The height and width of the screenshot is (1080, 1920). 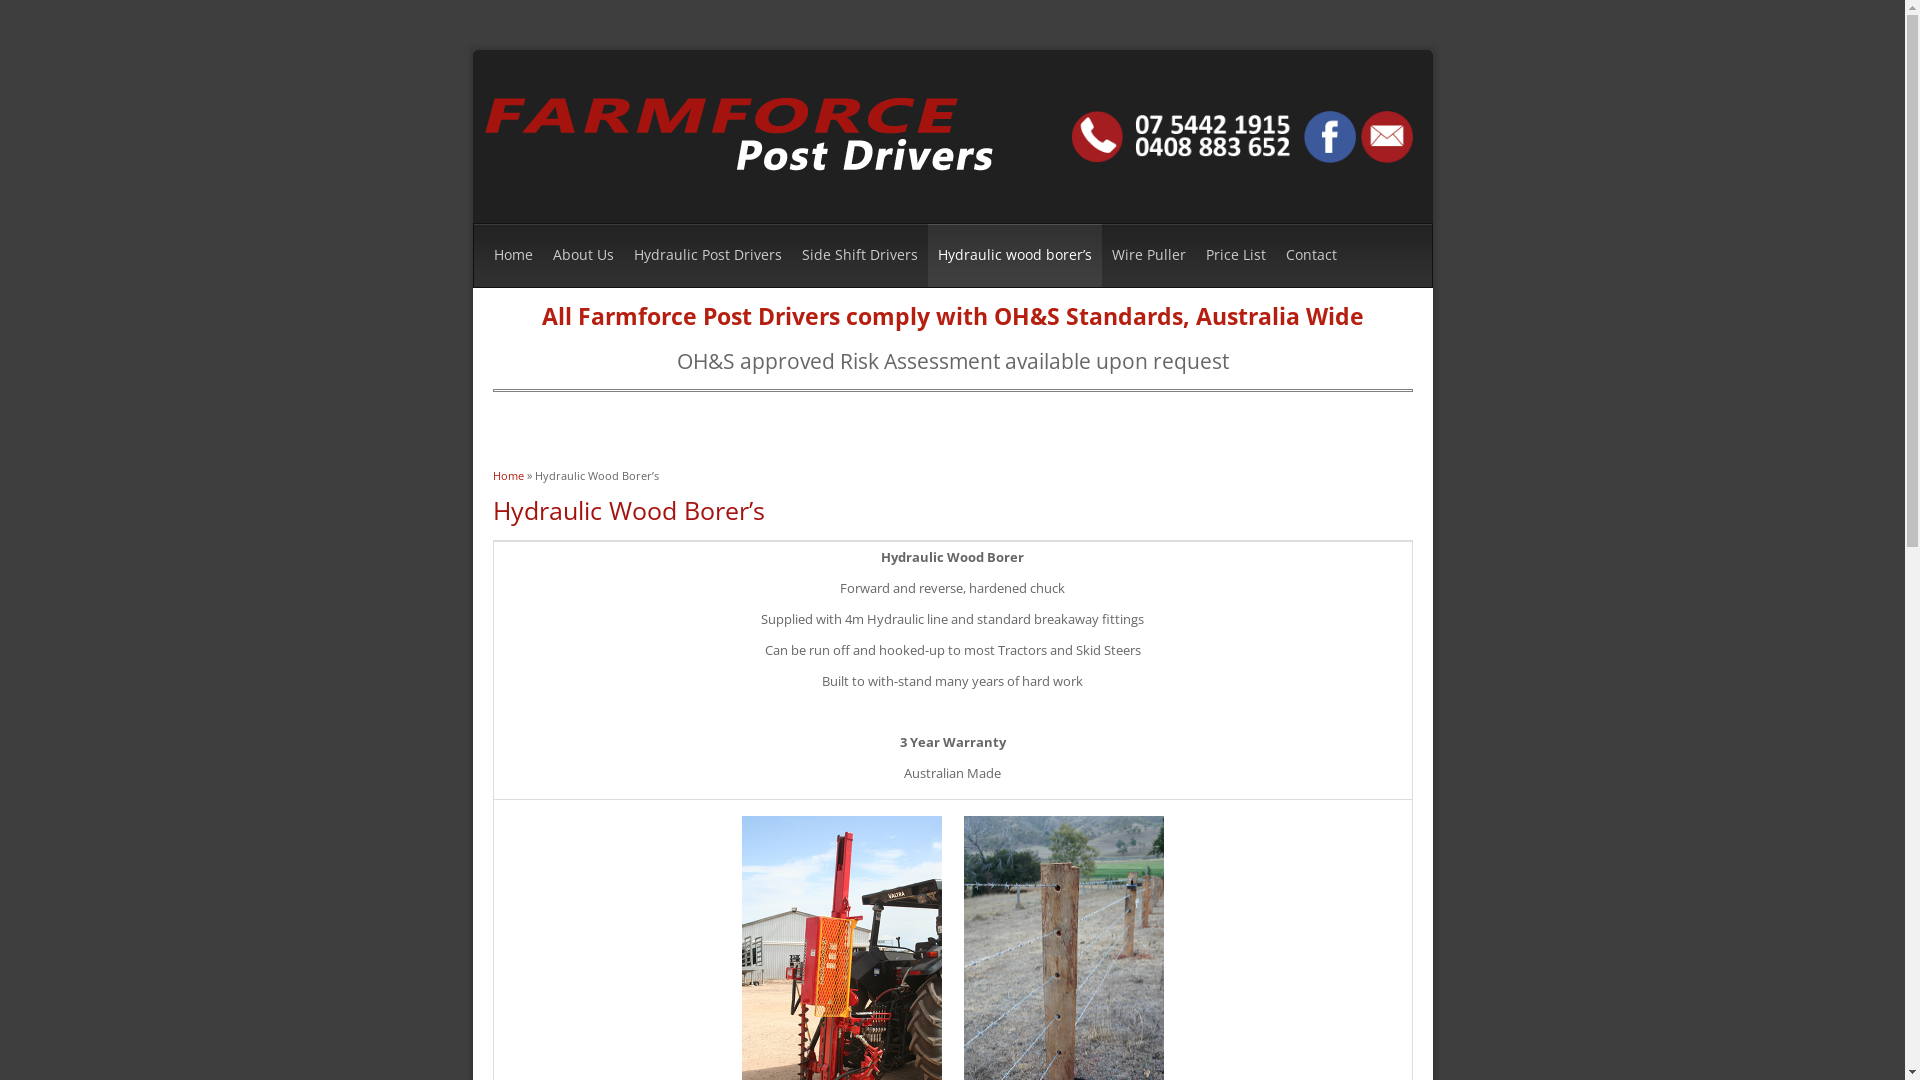 I want to click on 'About Us', so click(x=581, y=254).